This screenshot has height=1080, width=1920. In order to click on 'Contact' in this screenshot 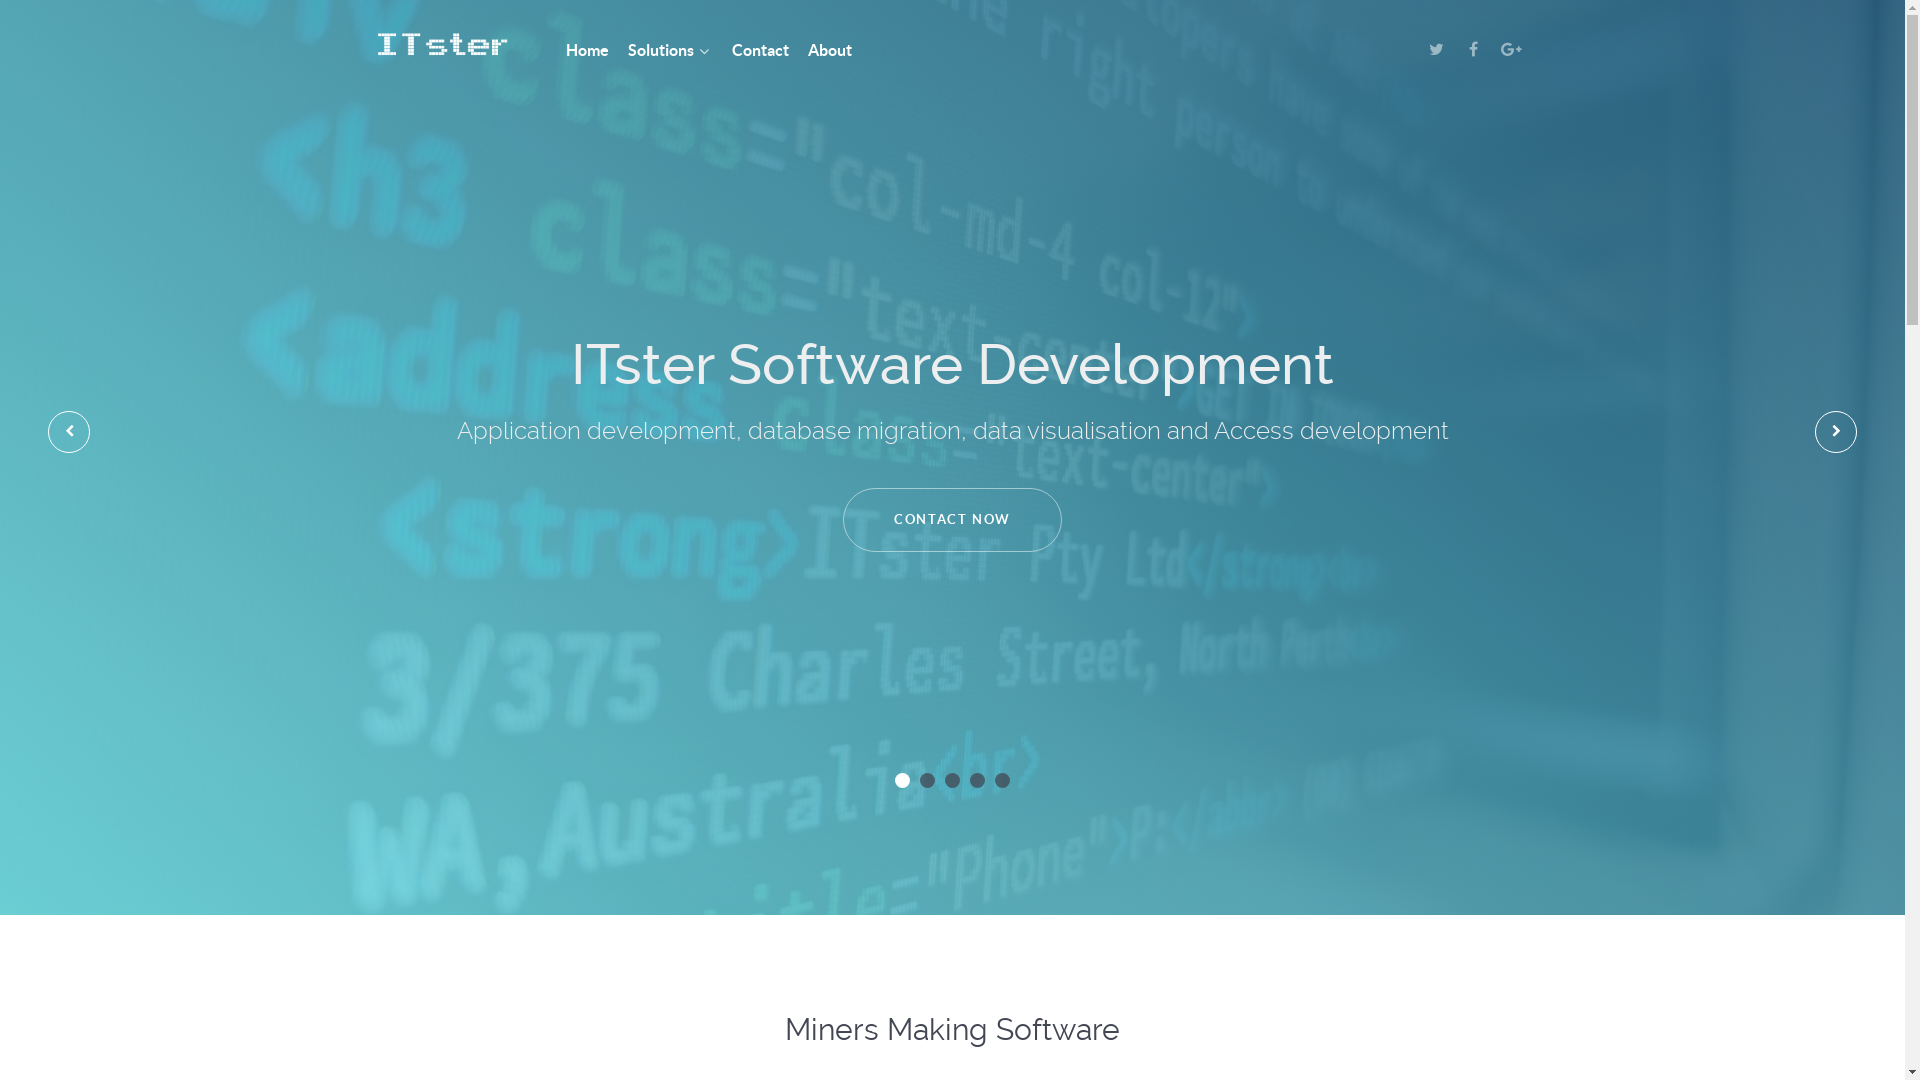, I will do `click(759, 50)`.